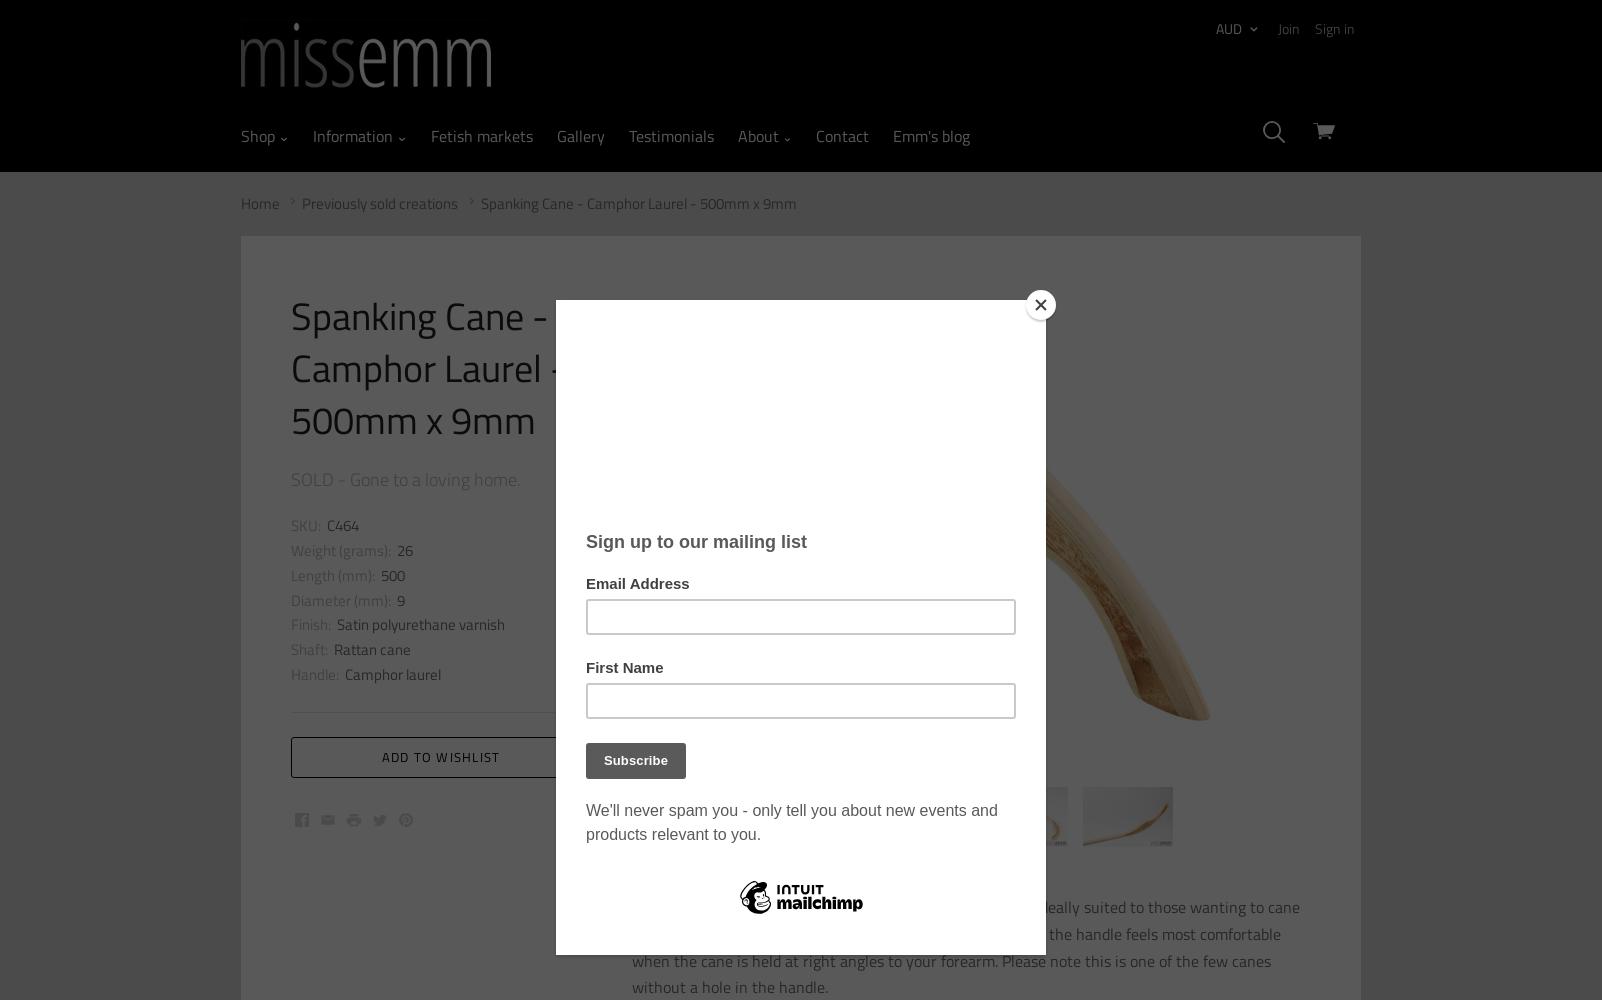 The height and width of the screenshot is (1000, 1602). What do you see at coordinates (626, 136) in the screenshot?
I see `'Testimonials'` at bounding box center [626, 136].